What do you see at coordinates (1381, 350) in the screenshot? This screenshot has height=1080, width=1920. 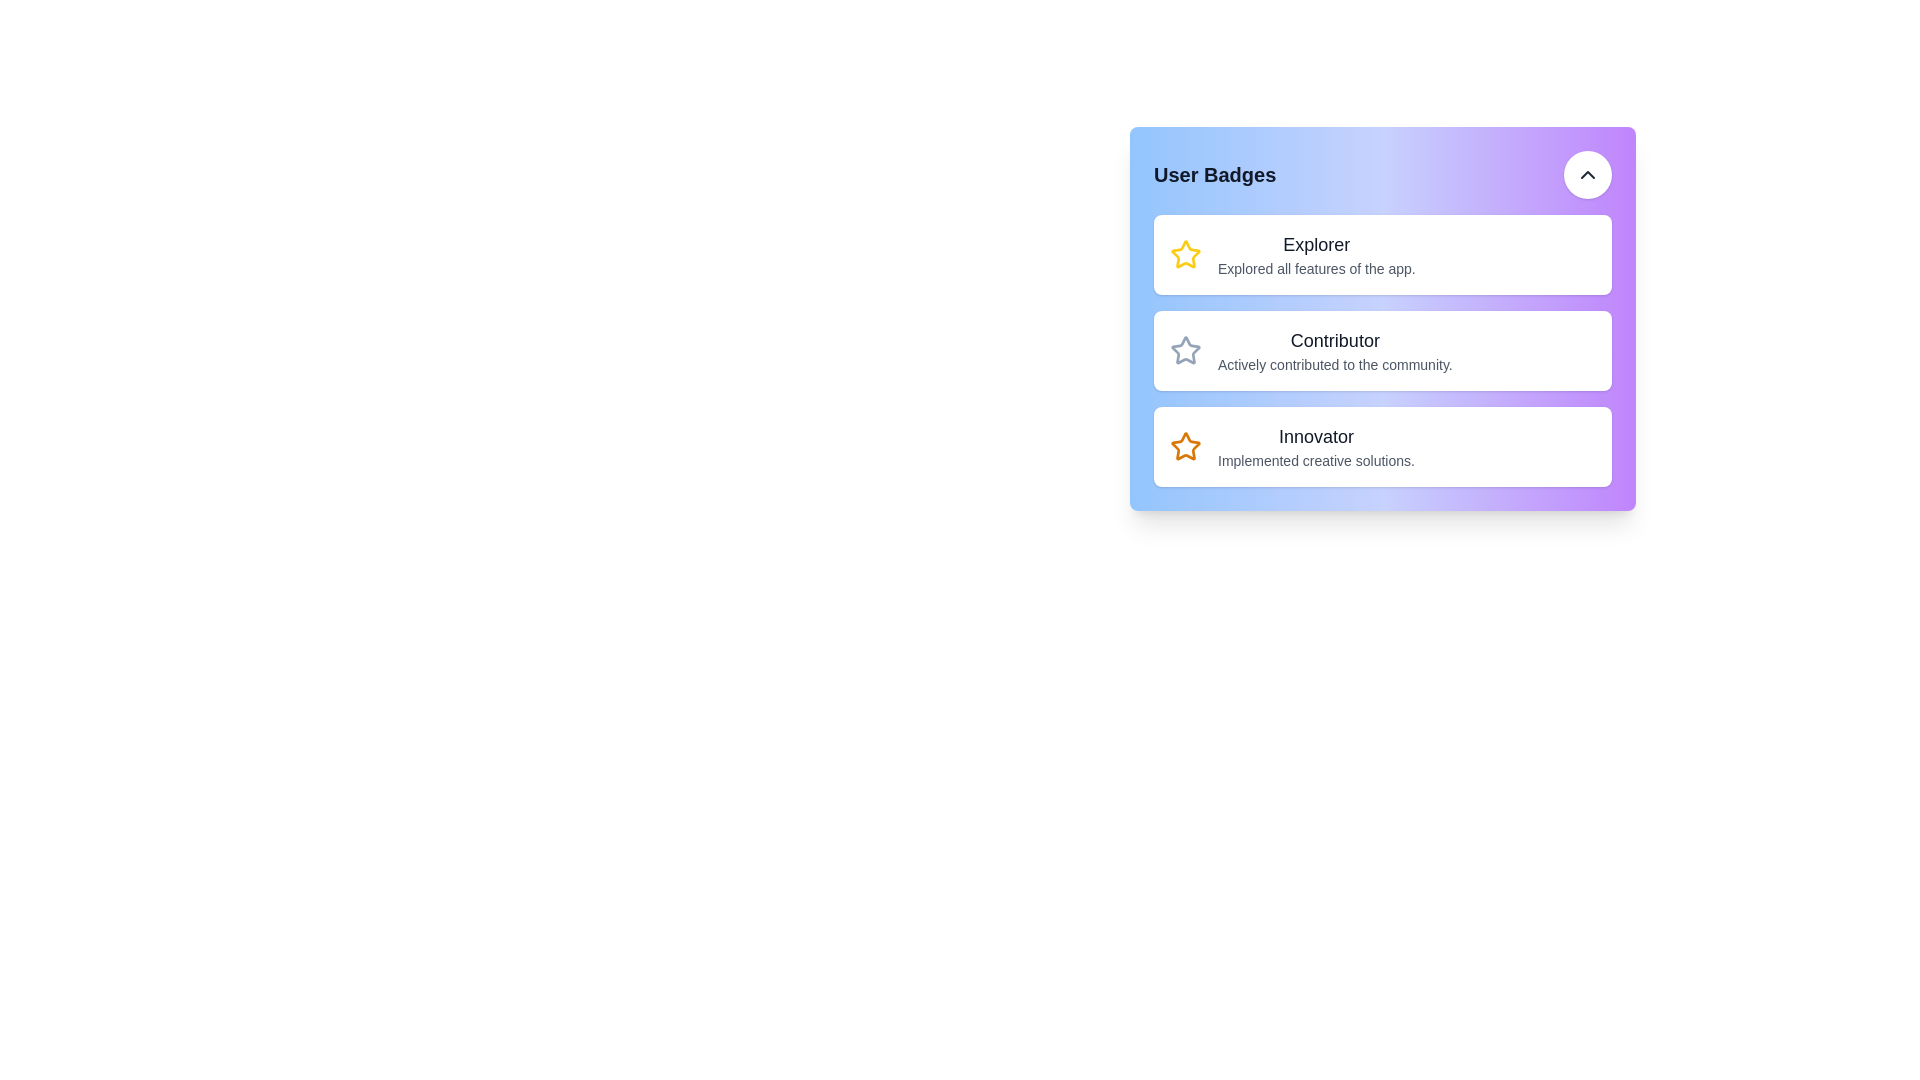 I see `the 'Contributor' badge displayed on the Informational Card, which is the second card in the list of user badges` at bounding box center [1381, 350].